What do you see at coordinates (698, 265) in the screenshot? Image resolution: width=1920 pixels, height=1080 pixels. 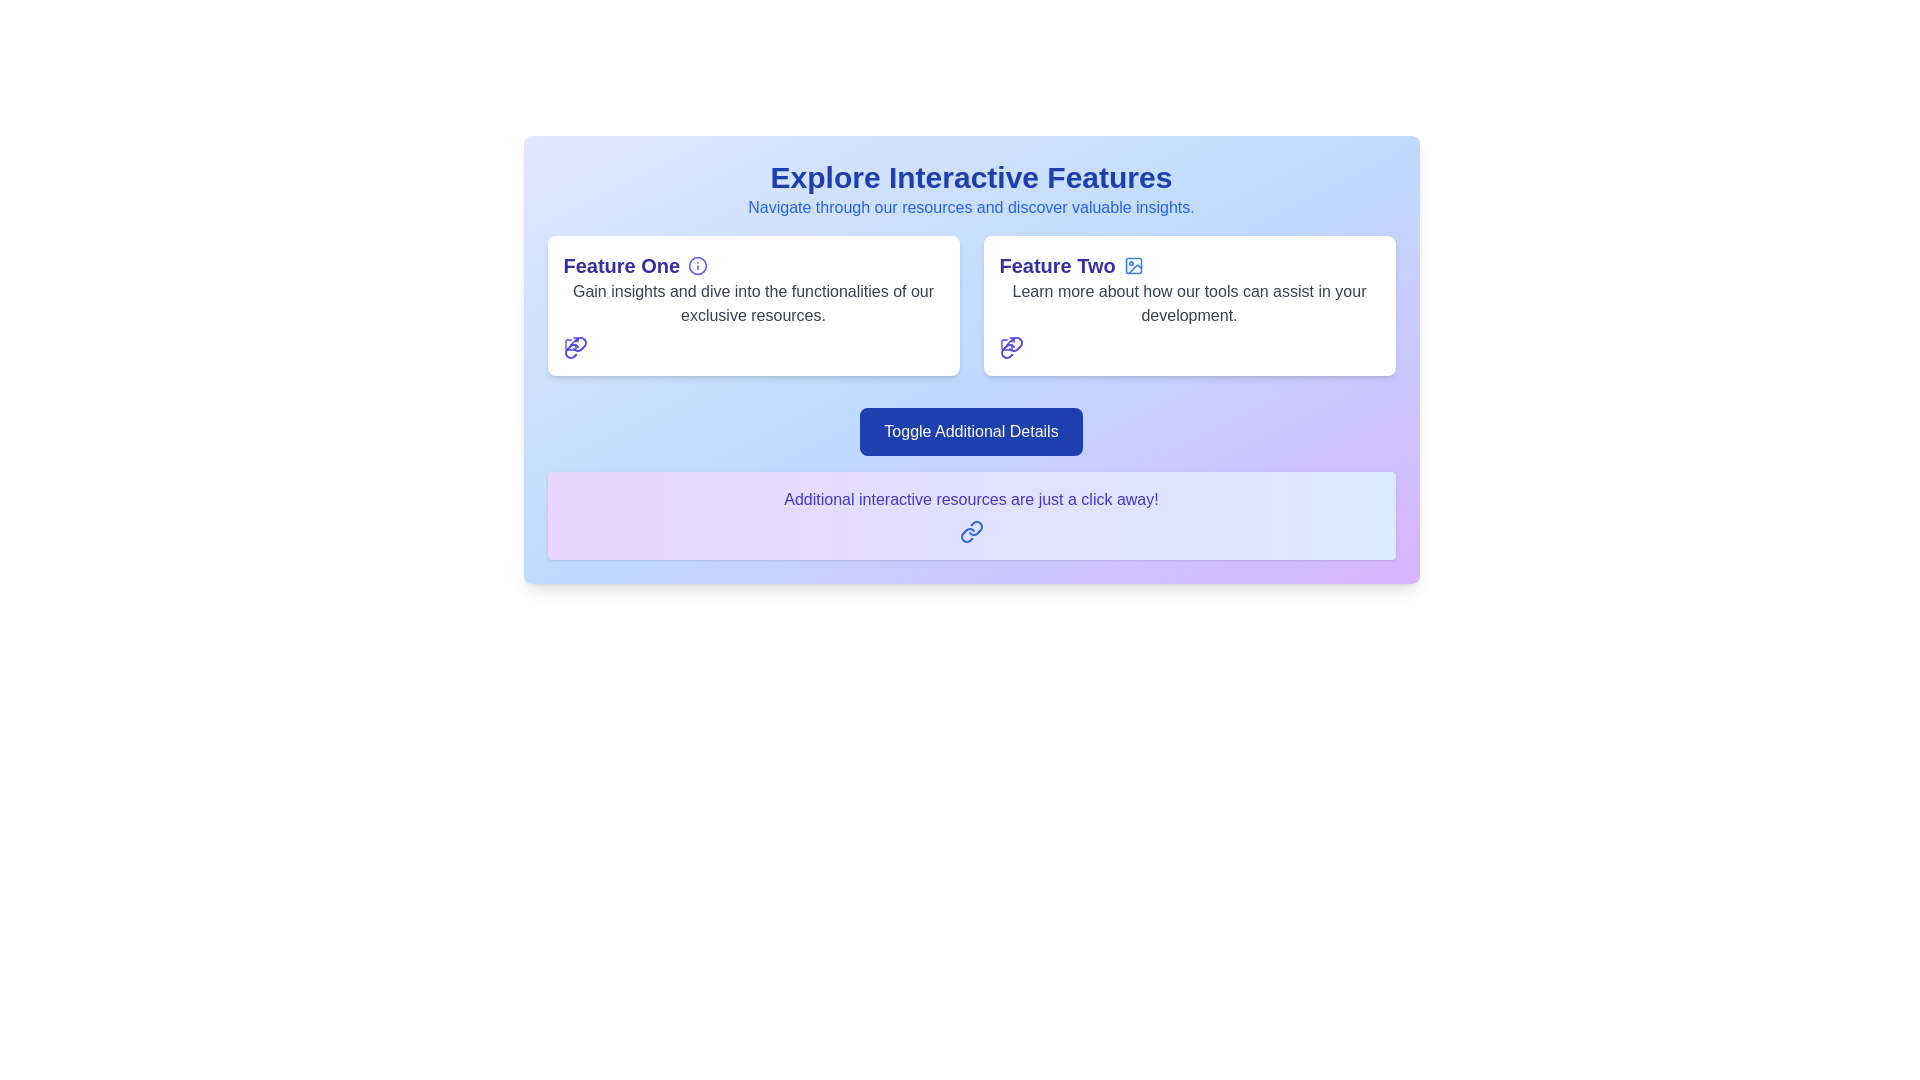 I see `the icon located centrally within the text block titled 'Feature One', which serves as a visual indicator for additional information` at bounding box center [698, 265].